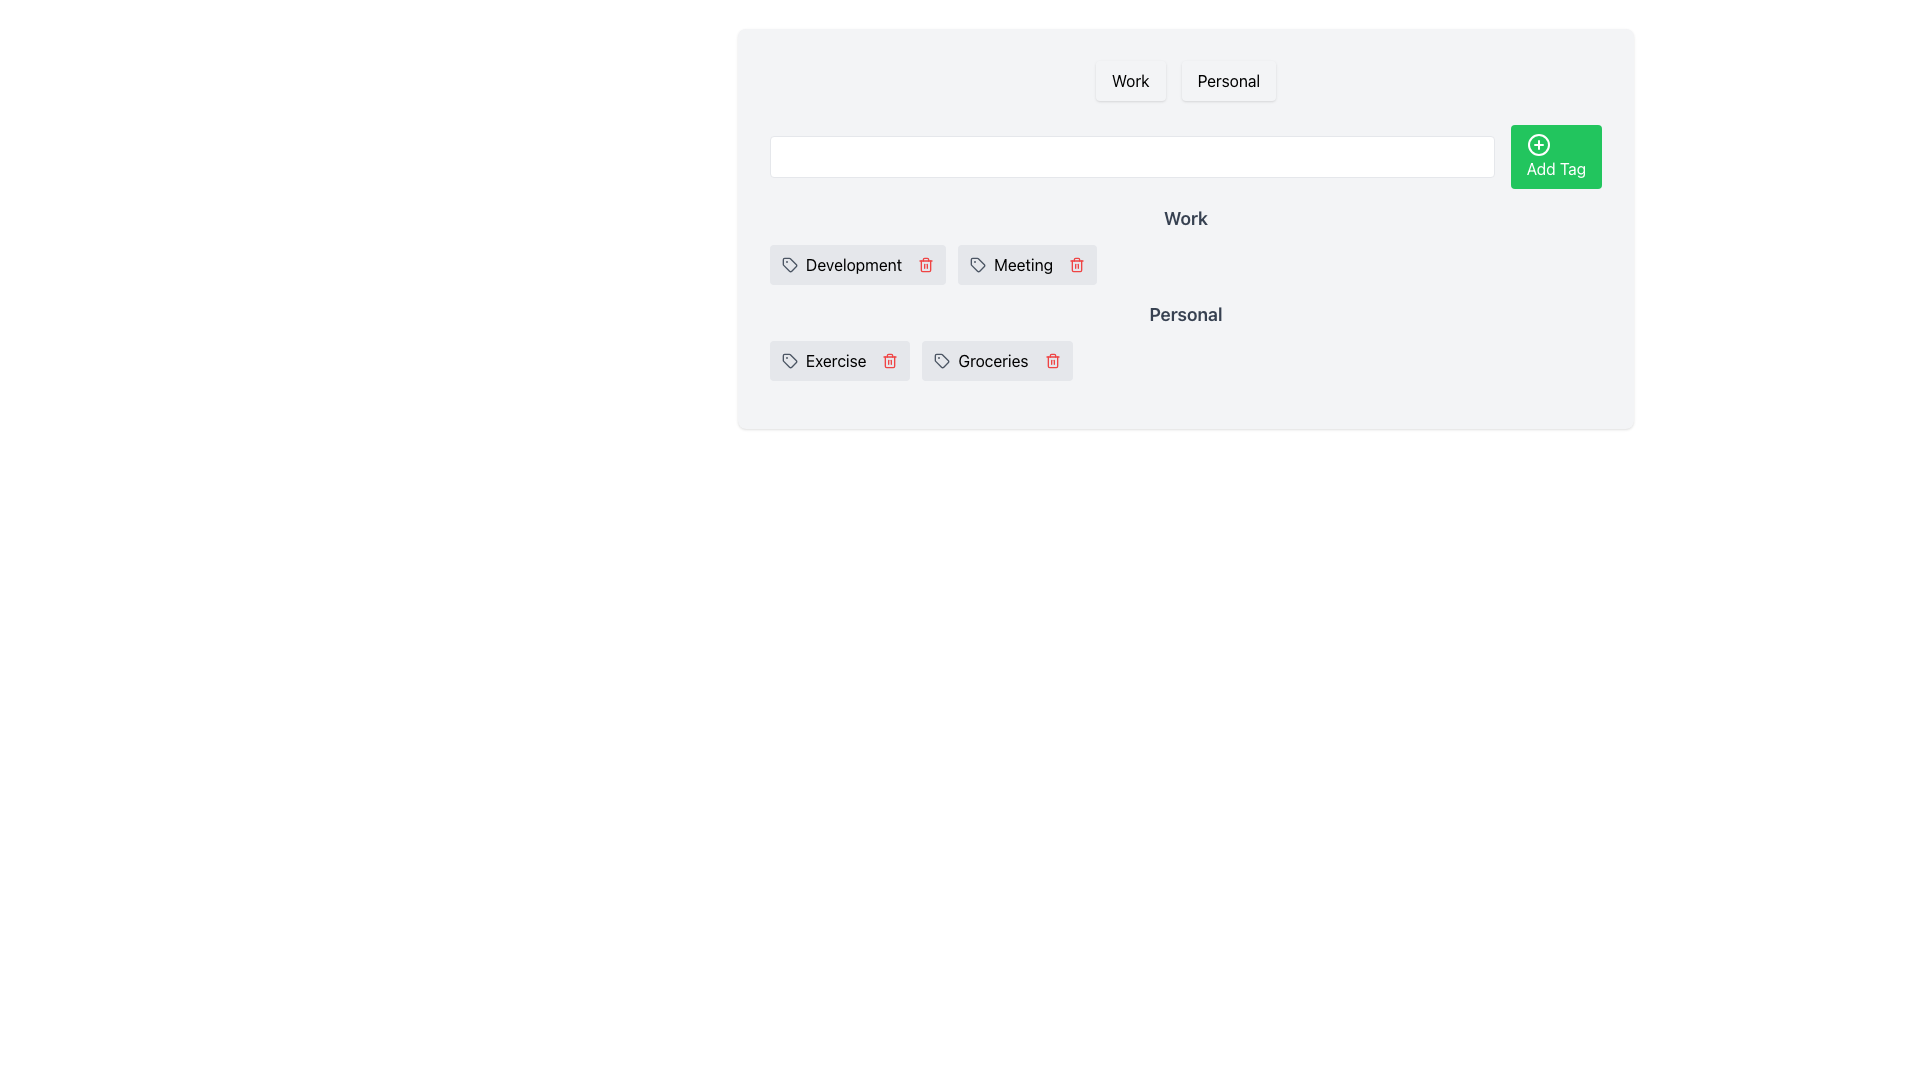  Describe the element at coordinates (789, 264) in the screenshot. I see `the gray-colored tag icon located in the 'Work' section, to the left of the 'Development' text label` at that location.